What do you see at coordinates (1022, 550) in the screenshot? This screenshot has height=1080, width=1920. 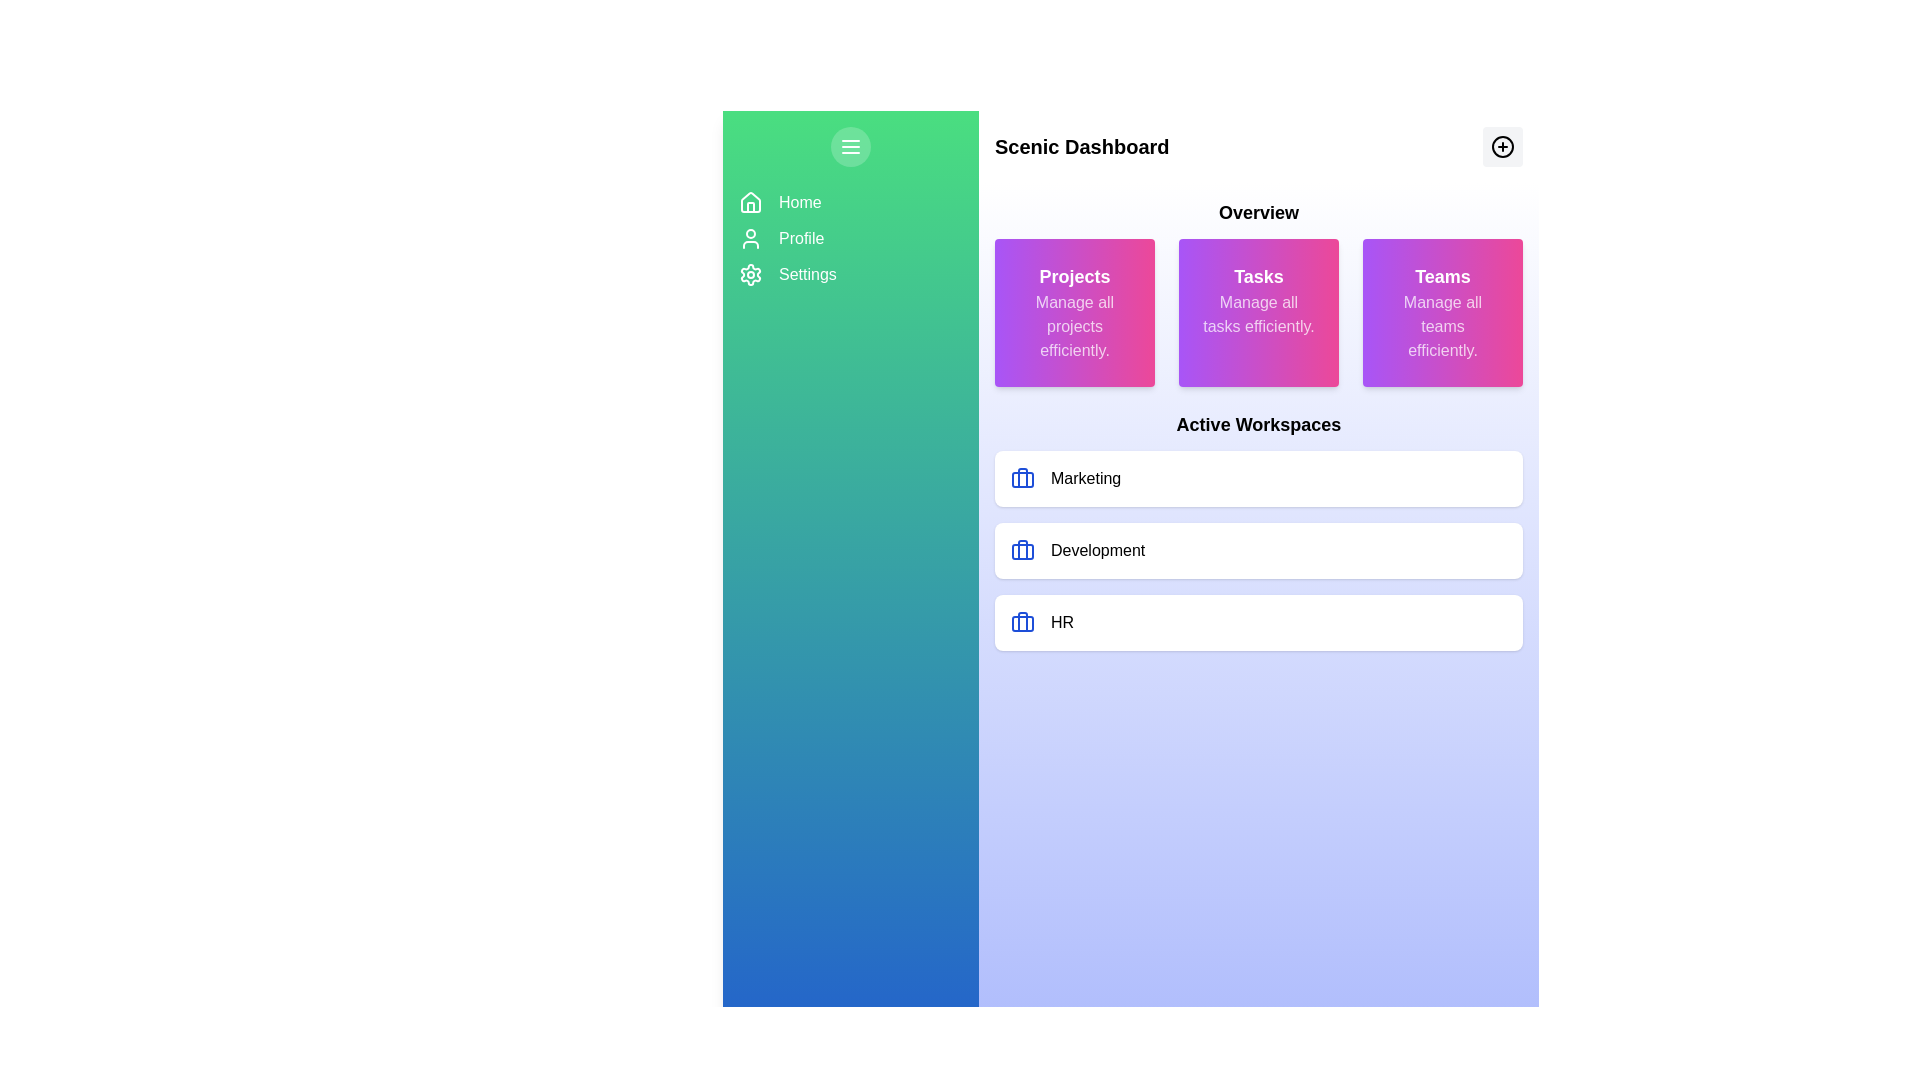 I see `the briefcase icon located under the 'Overview' section in the 'Development' workspace` at bounding box center [1022, 550].